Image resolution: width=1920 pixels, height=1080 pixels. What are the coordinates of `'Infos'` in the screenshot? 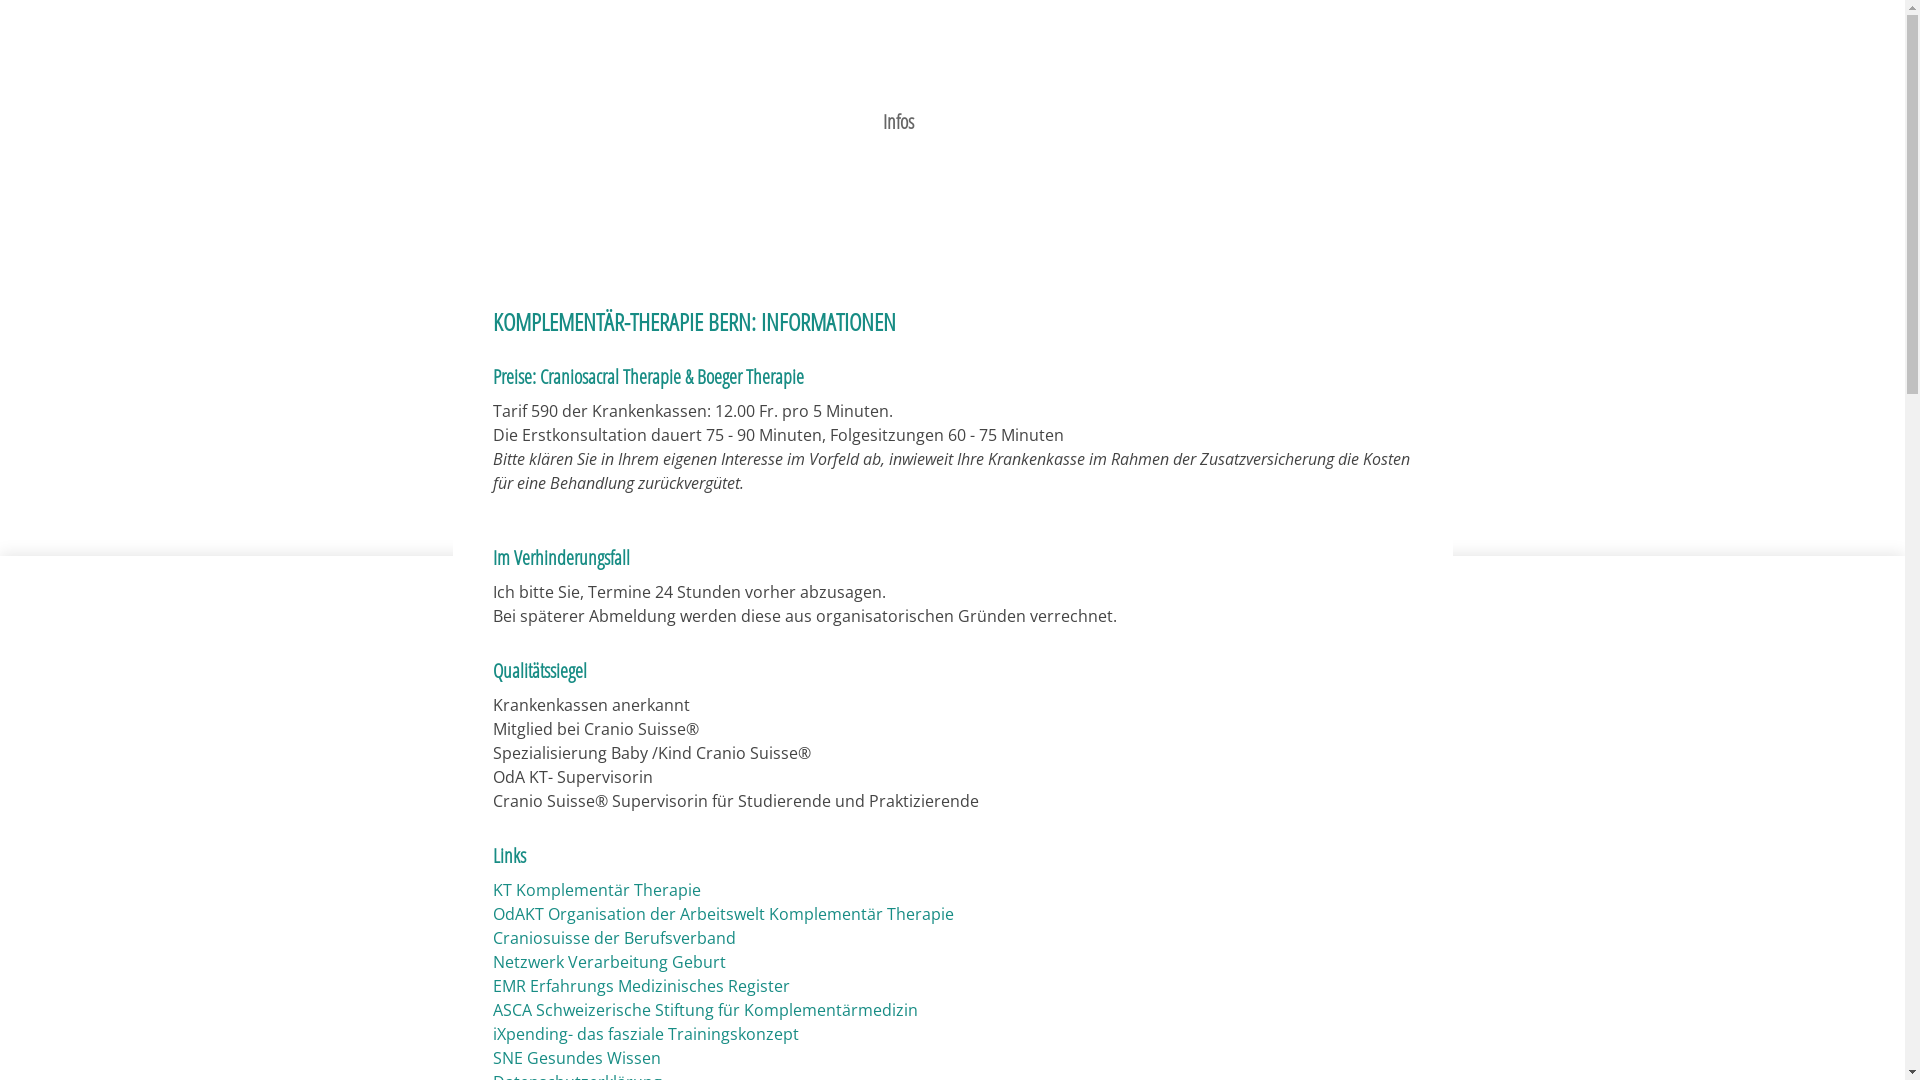 It's located at (897, 121).